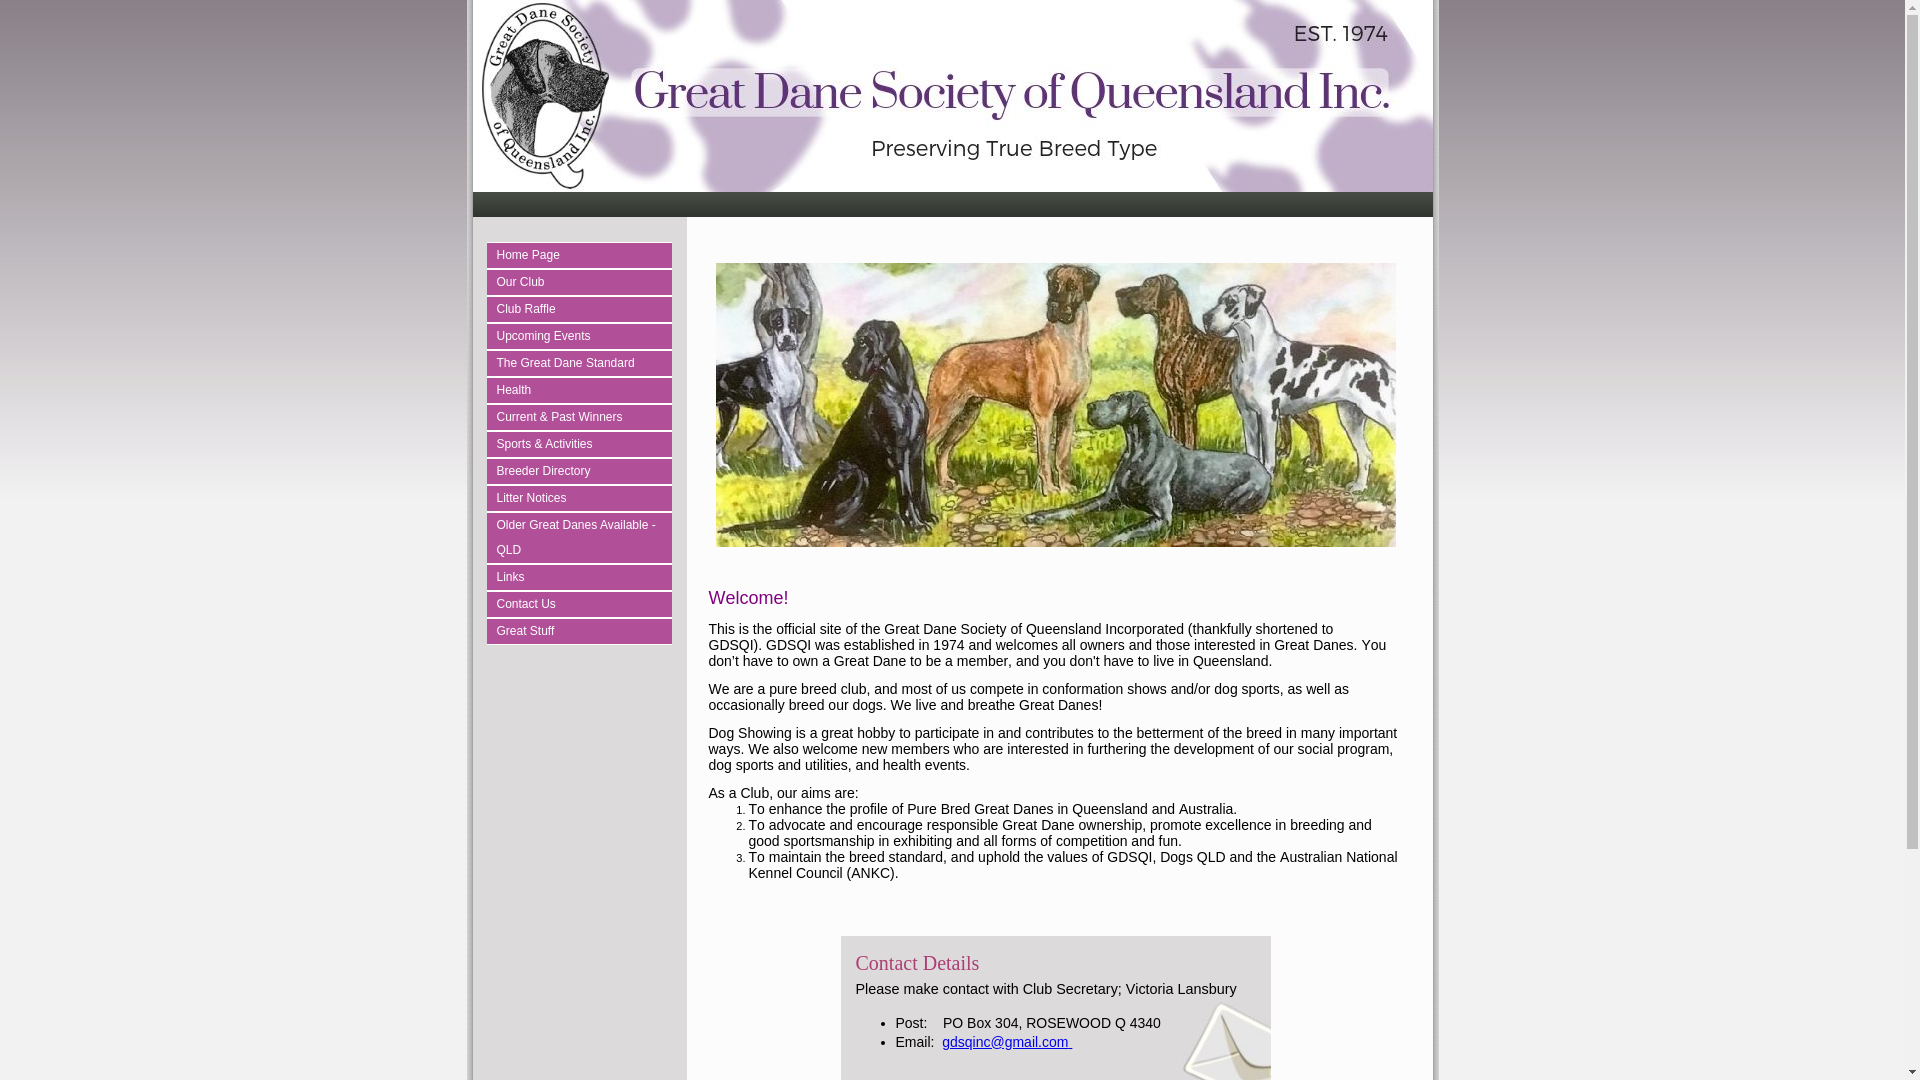 Image resolution: width=1920 pixels, height=1080 pixels. What do you see at coordinates (582, 363) in the screenshot?
I see `'The Great Dane Standard'` at bounding box center [582, 363].